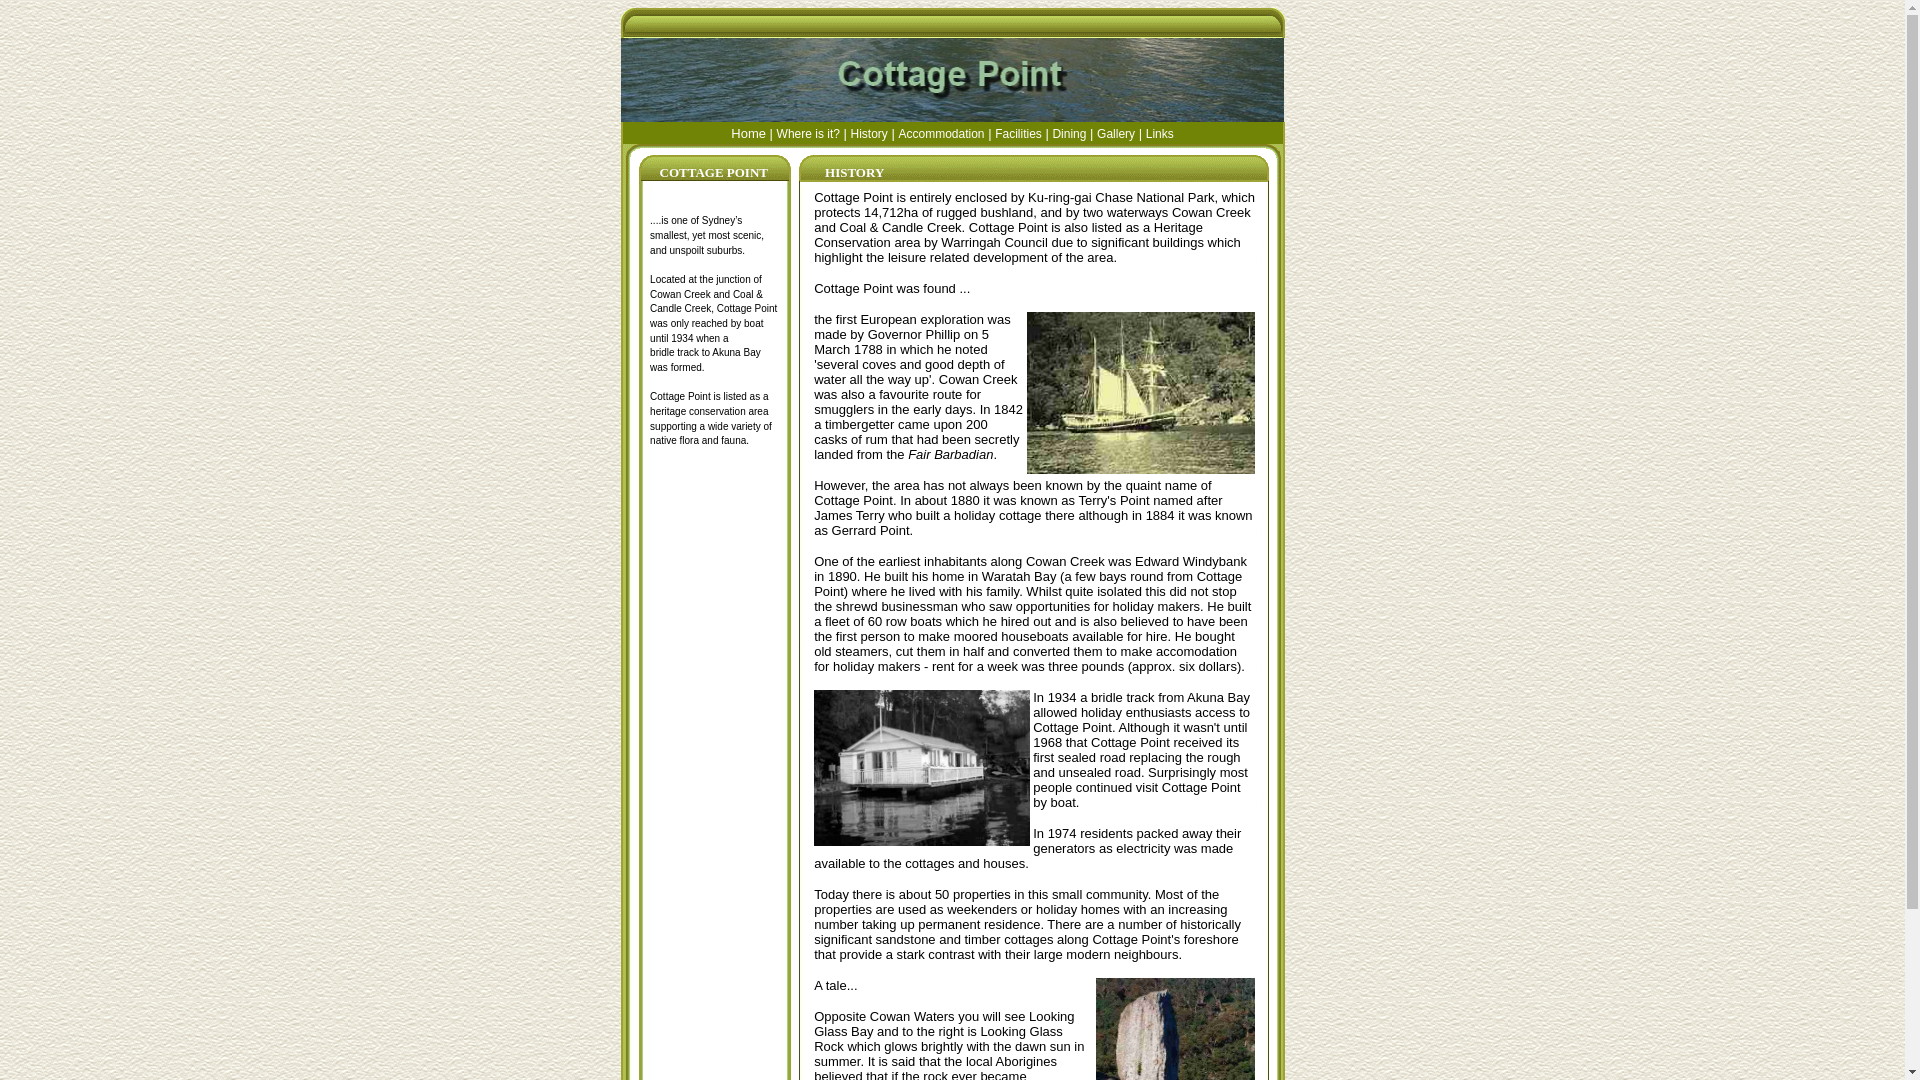  What do you see at coordinates (1115, 132) in the screenshot?
I see `'Gallery'` at bounding box center [1115, 132].